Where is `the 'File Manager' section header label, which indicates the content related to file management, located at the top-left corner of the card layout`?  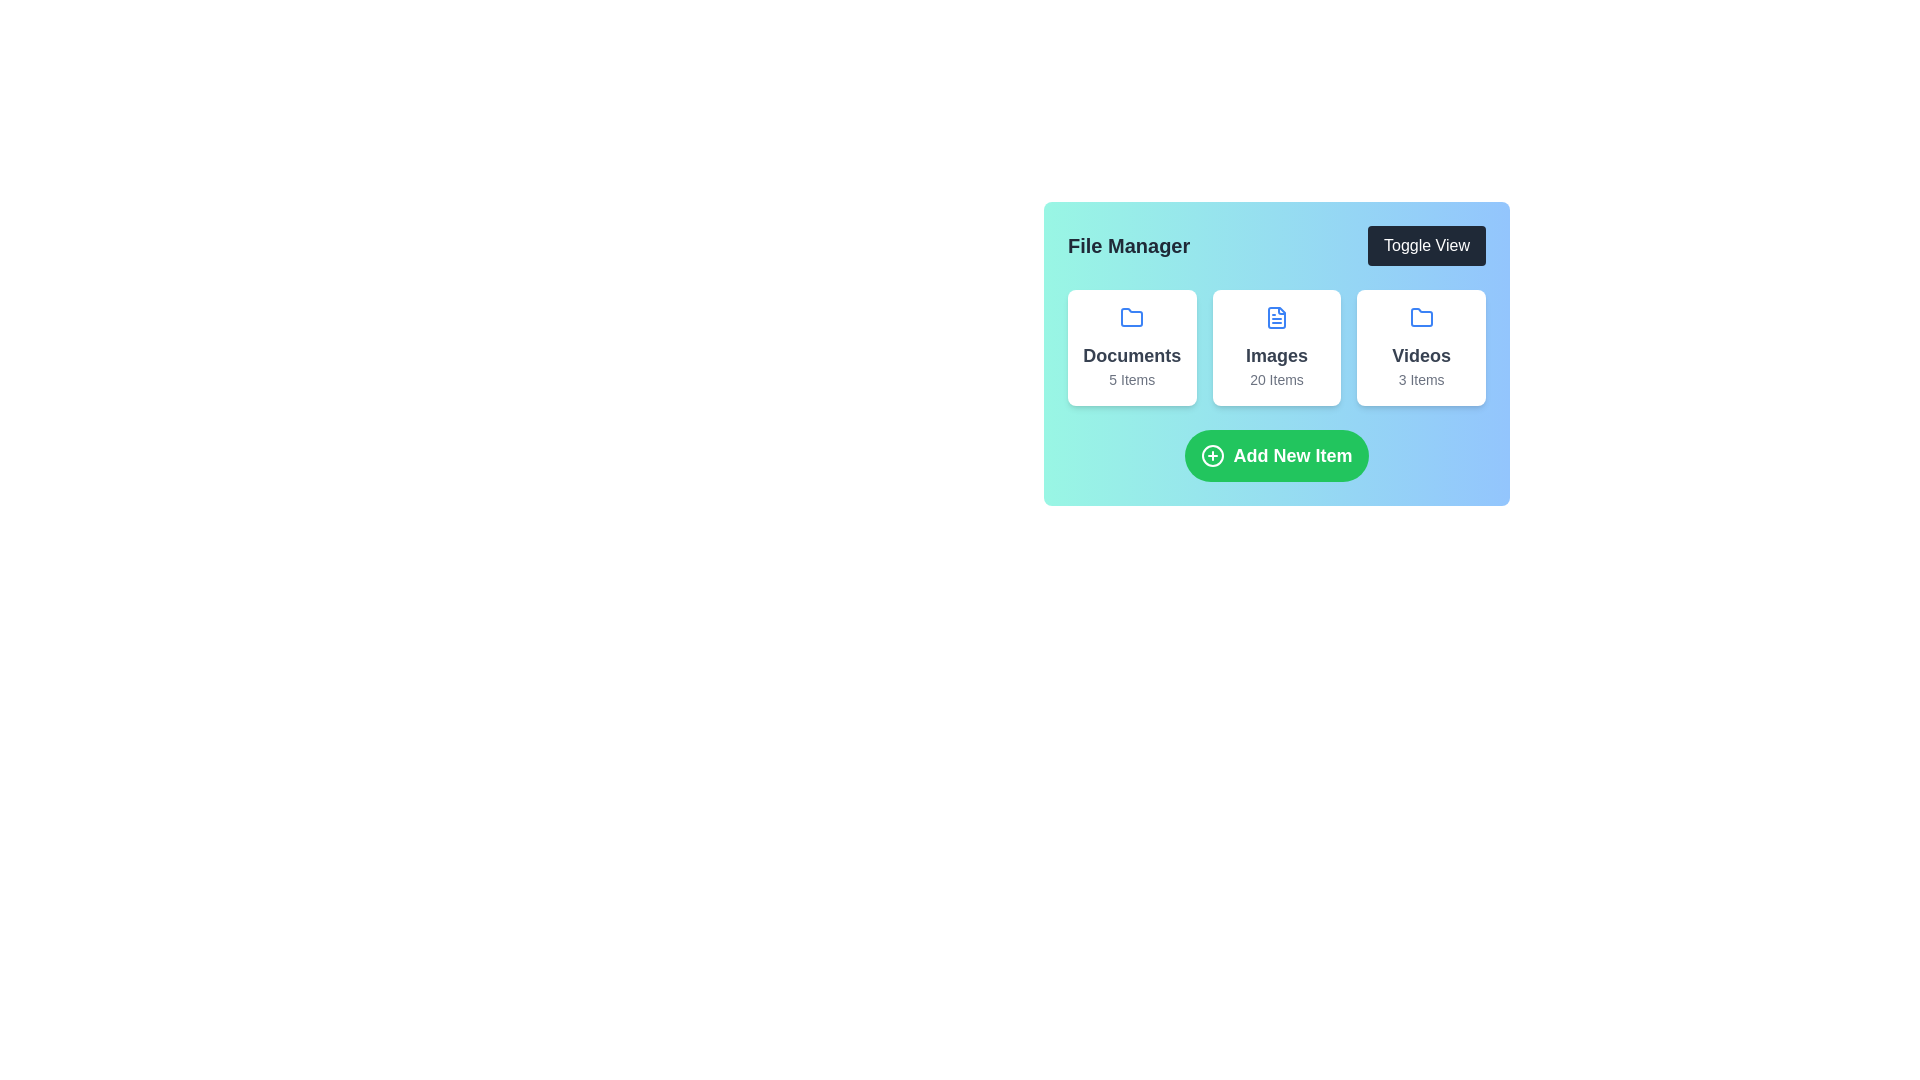 the 'File Manager' section header label, which indicates the content related to file management, located at the top-left corner of the card layout is located at coordinates (1129, 245).